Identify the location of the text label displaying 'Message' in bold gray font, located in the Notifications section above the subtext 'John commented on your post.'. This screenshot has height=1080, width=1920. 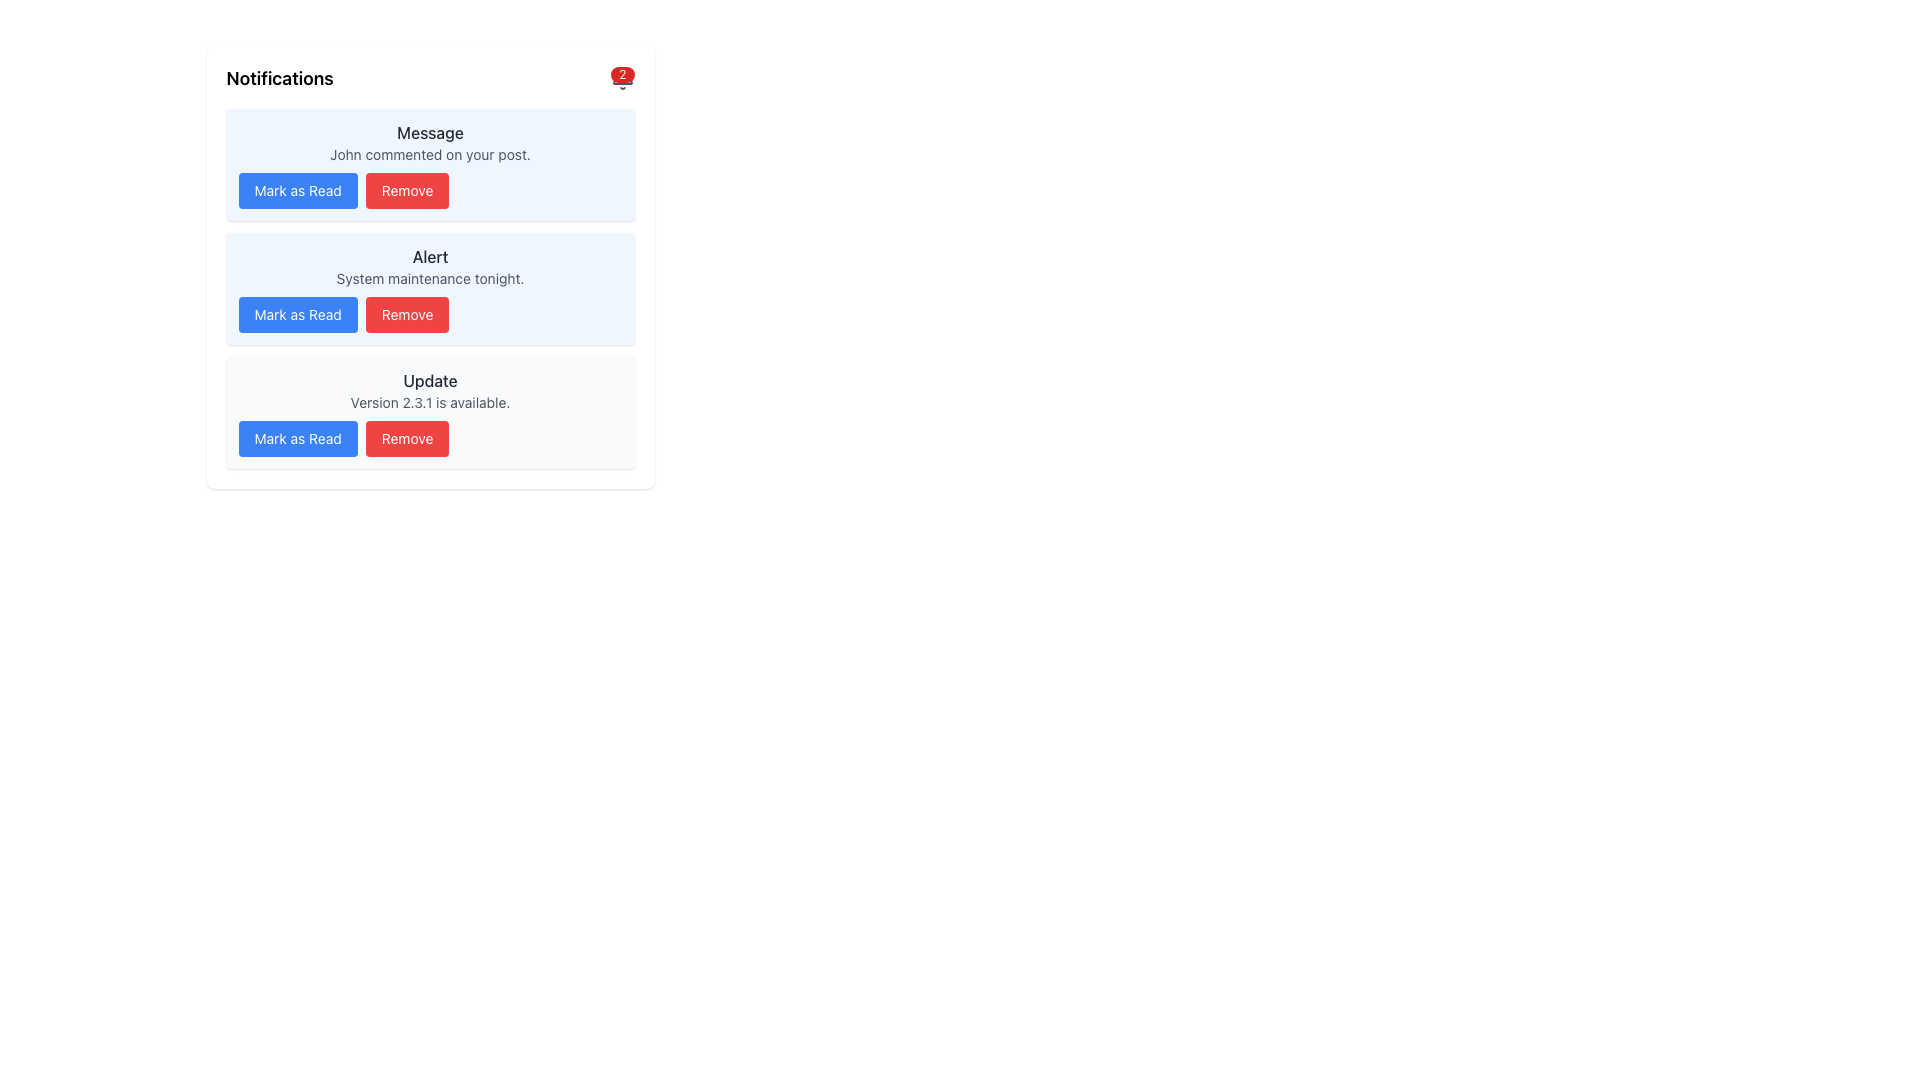
(429, 132).